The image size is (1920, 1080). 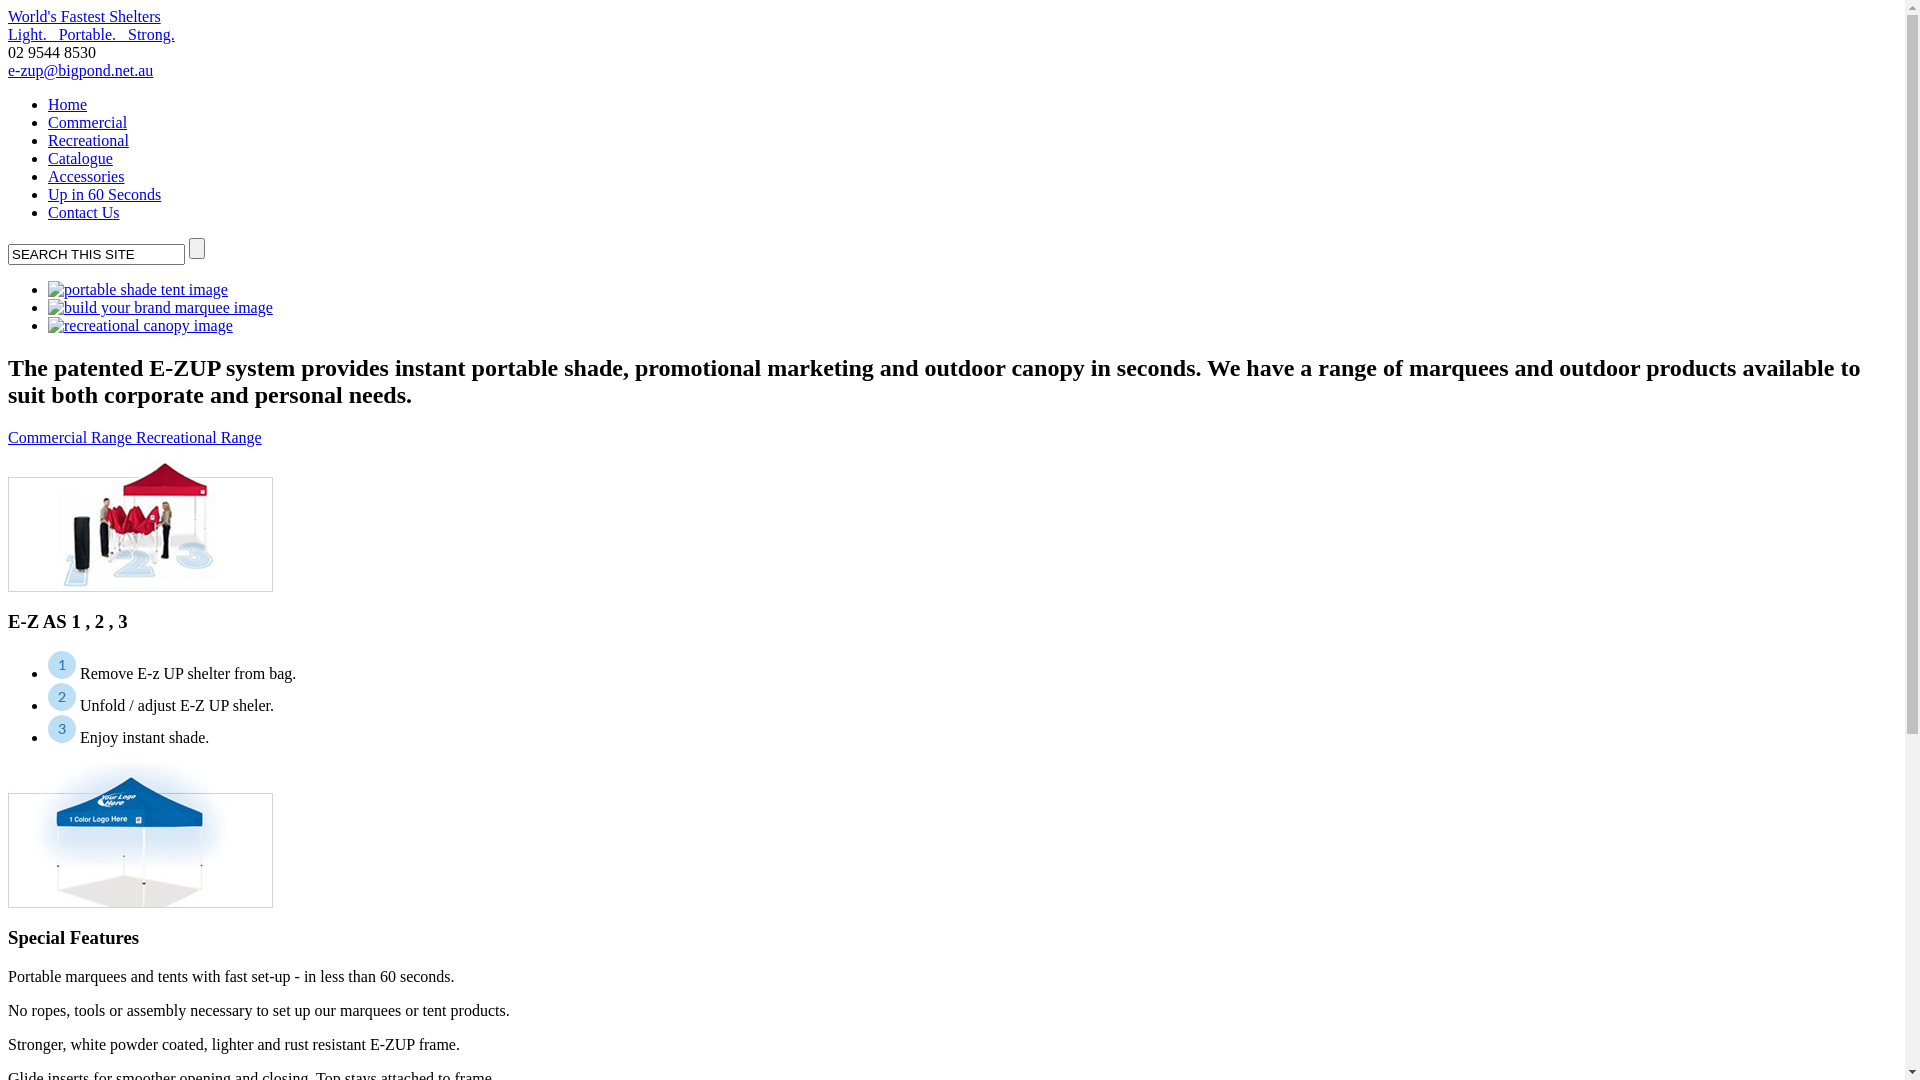 I want to click on 'SEARCH THIS SITE', so click(x=95, y=253).